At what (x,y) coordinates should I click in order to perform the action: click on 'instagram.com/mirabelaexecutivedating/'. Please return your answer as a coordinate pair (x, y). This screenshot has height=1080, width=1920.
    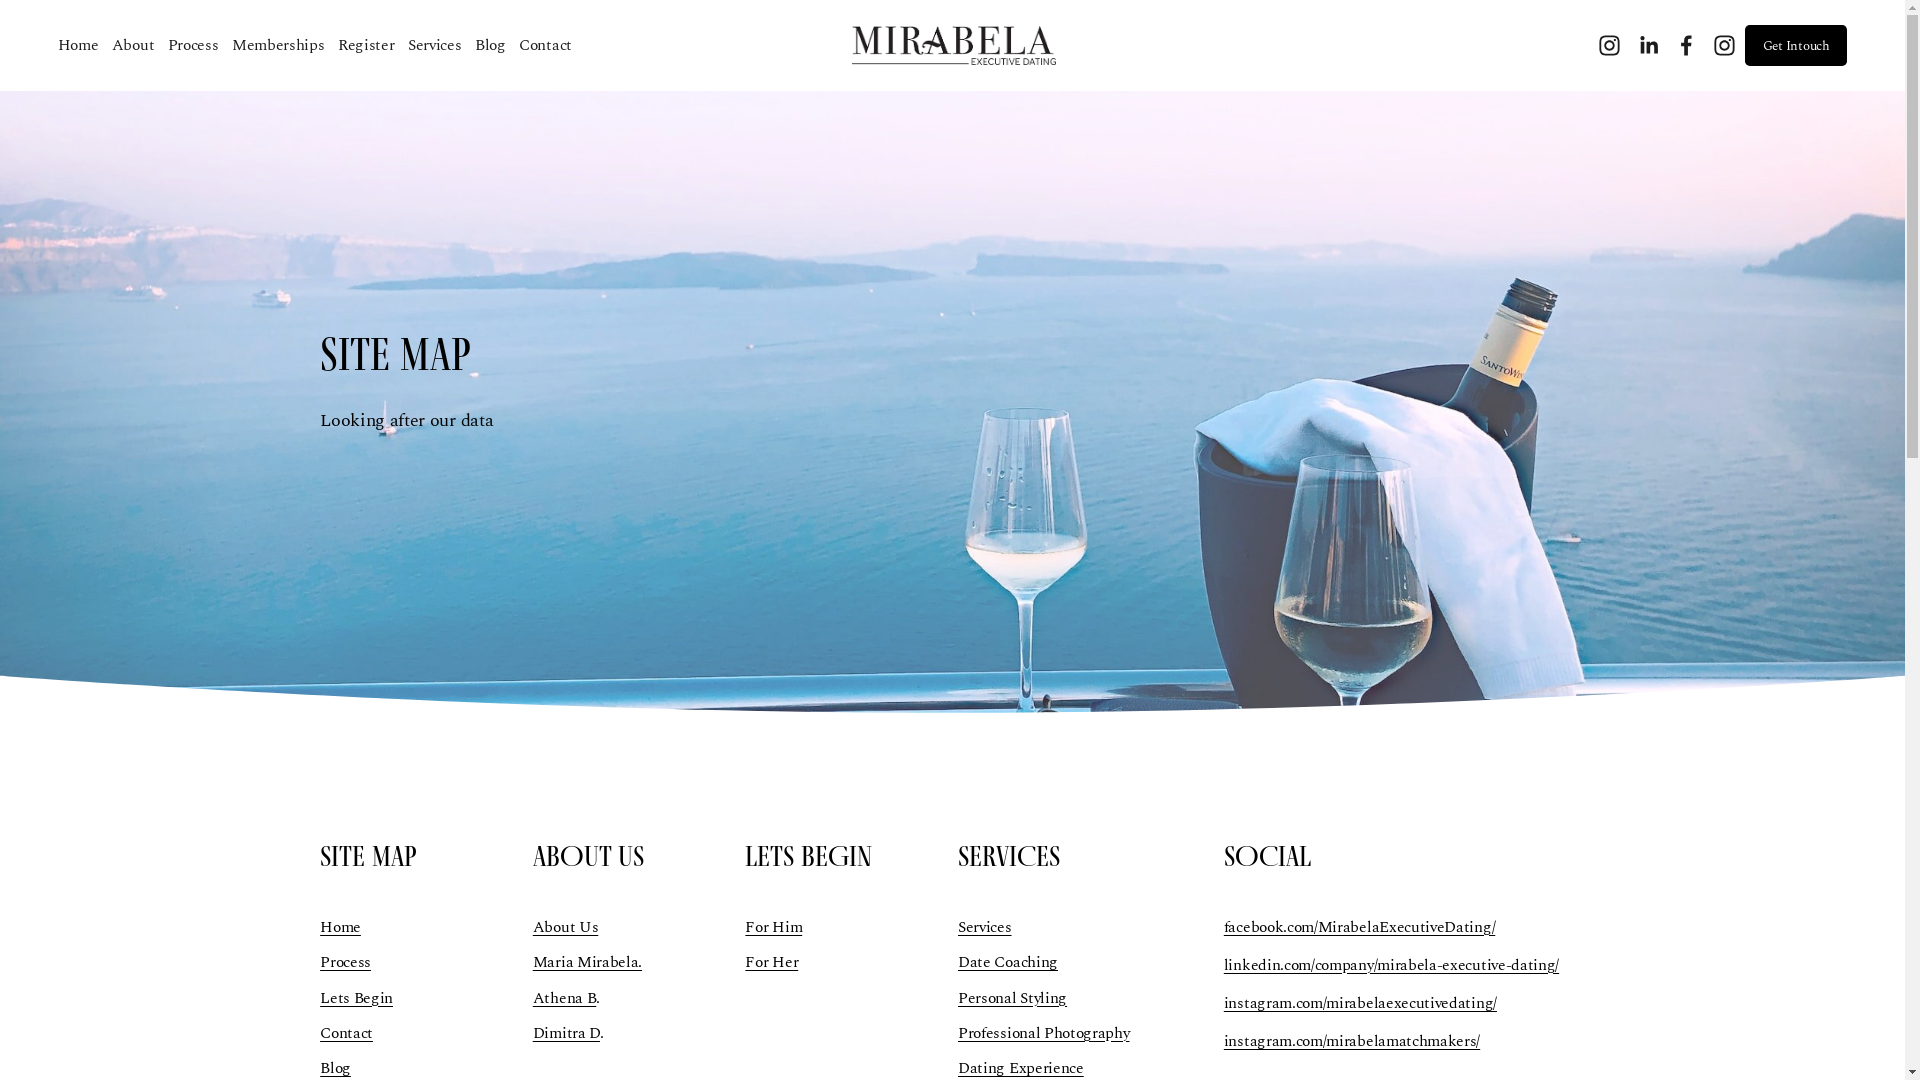
    Looking at the image, I should click on (1360, 1002).